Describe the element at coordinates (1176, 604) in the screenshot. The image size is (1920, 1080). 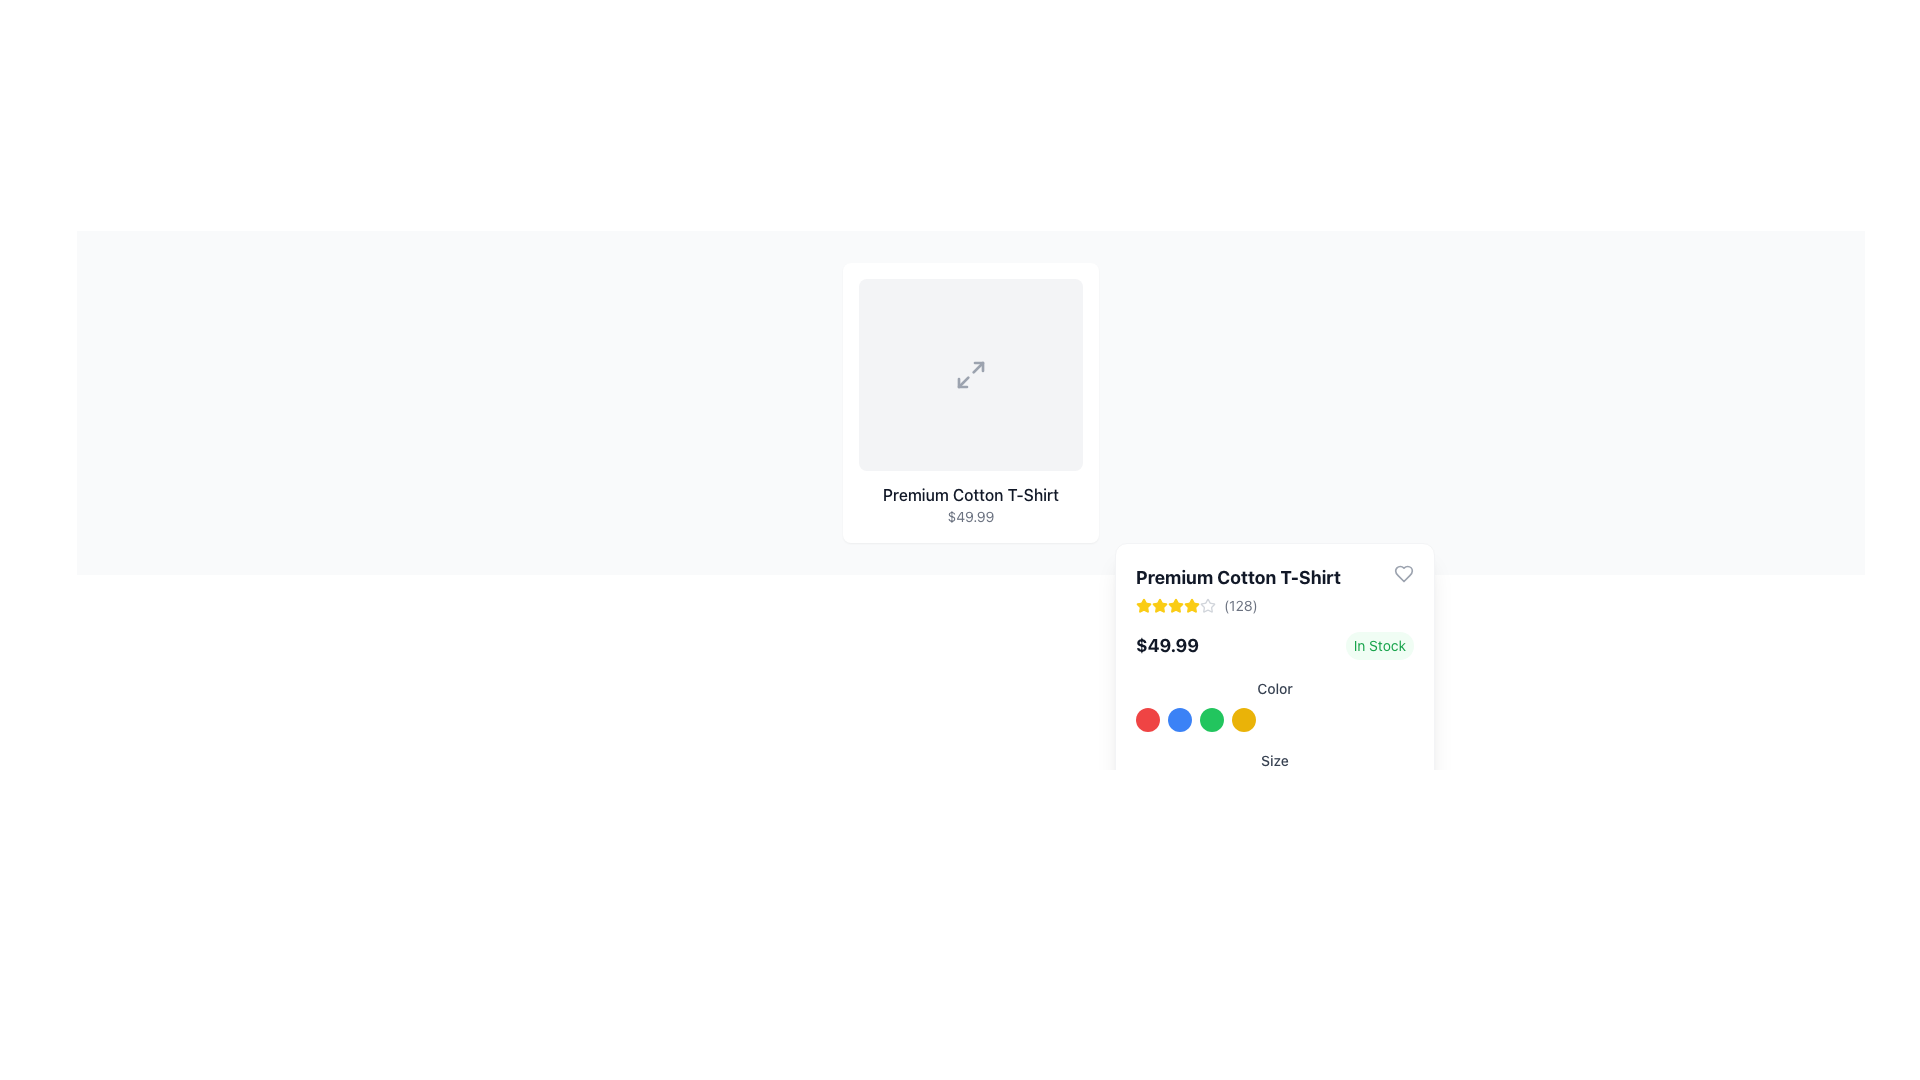
I see `the fifth star icon from a series of six, which is visually styled in yellow and represents a rating system, to alter the rating` at that location.